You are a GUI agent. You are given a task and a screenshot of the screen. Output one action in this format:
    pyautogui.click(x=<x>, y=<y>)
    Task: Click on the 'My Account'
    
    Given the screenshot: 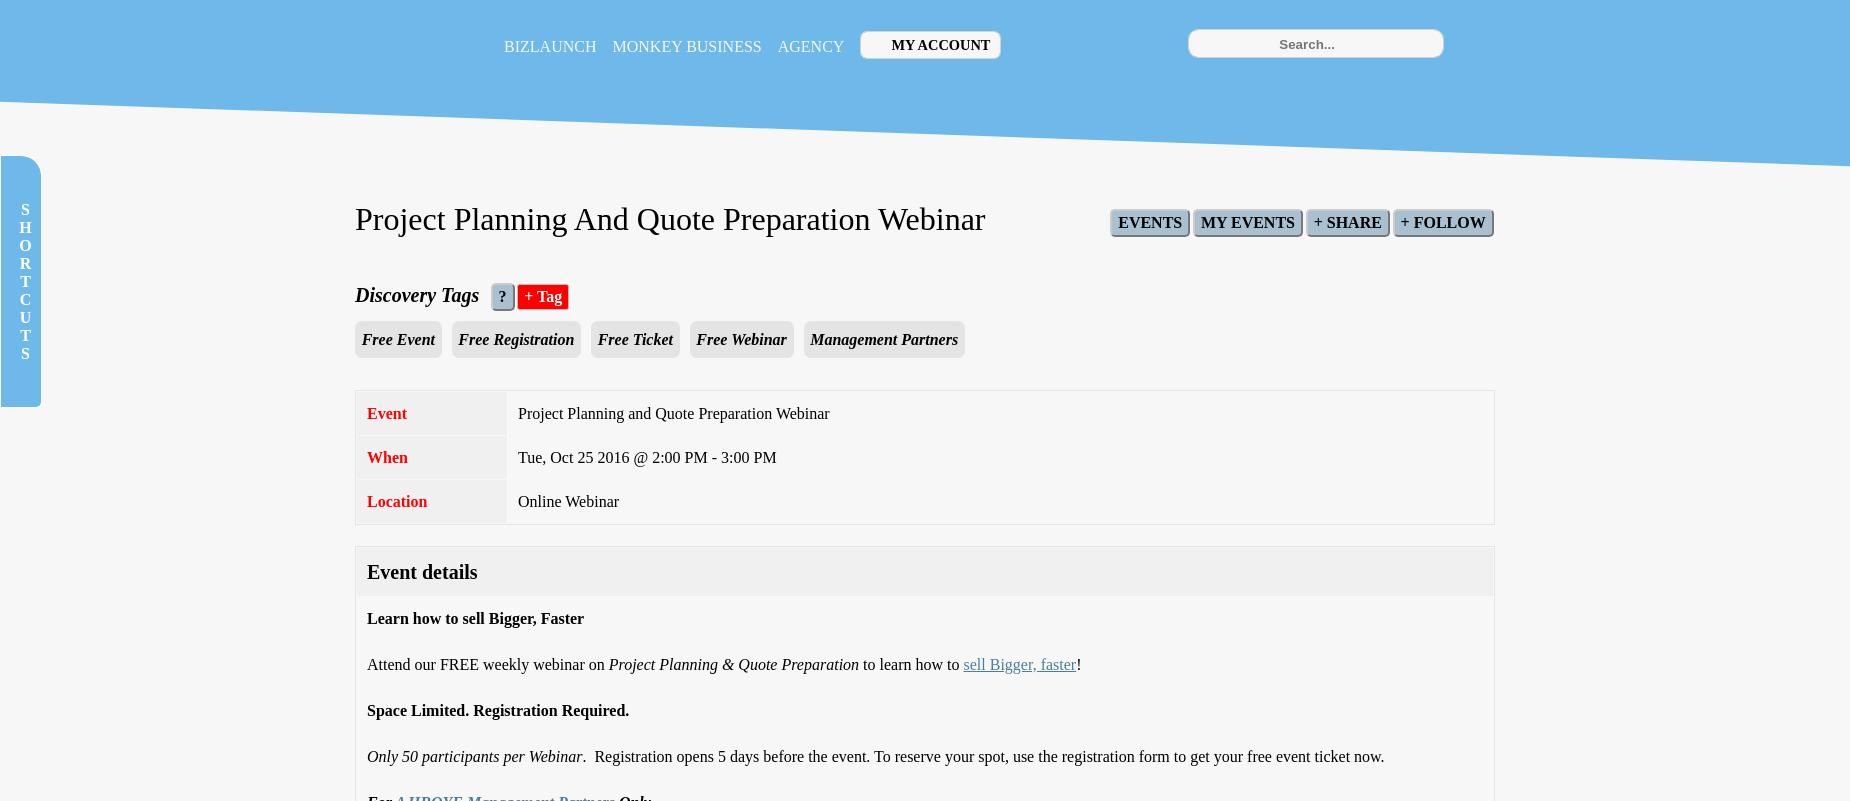 What is the action you would take?
    pyautogui.click(x=939, y=44)
    